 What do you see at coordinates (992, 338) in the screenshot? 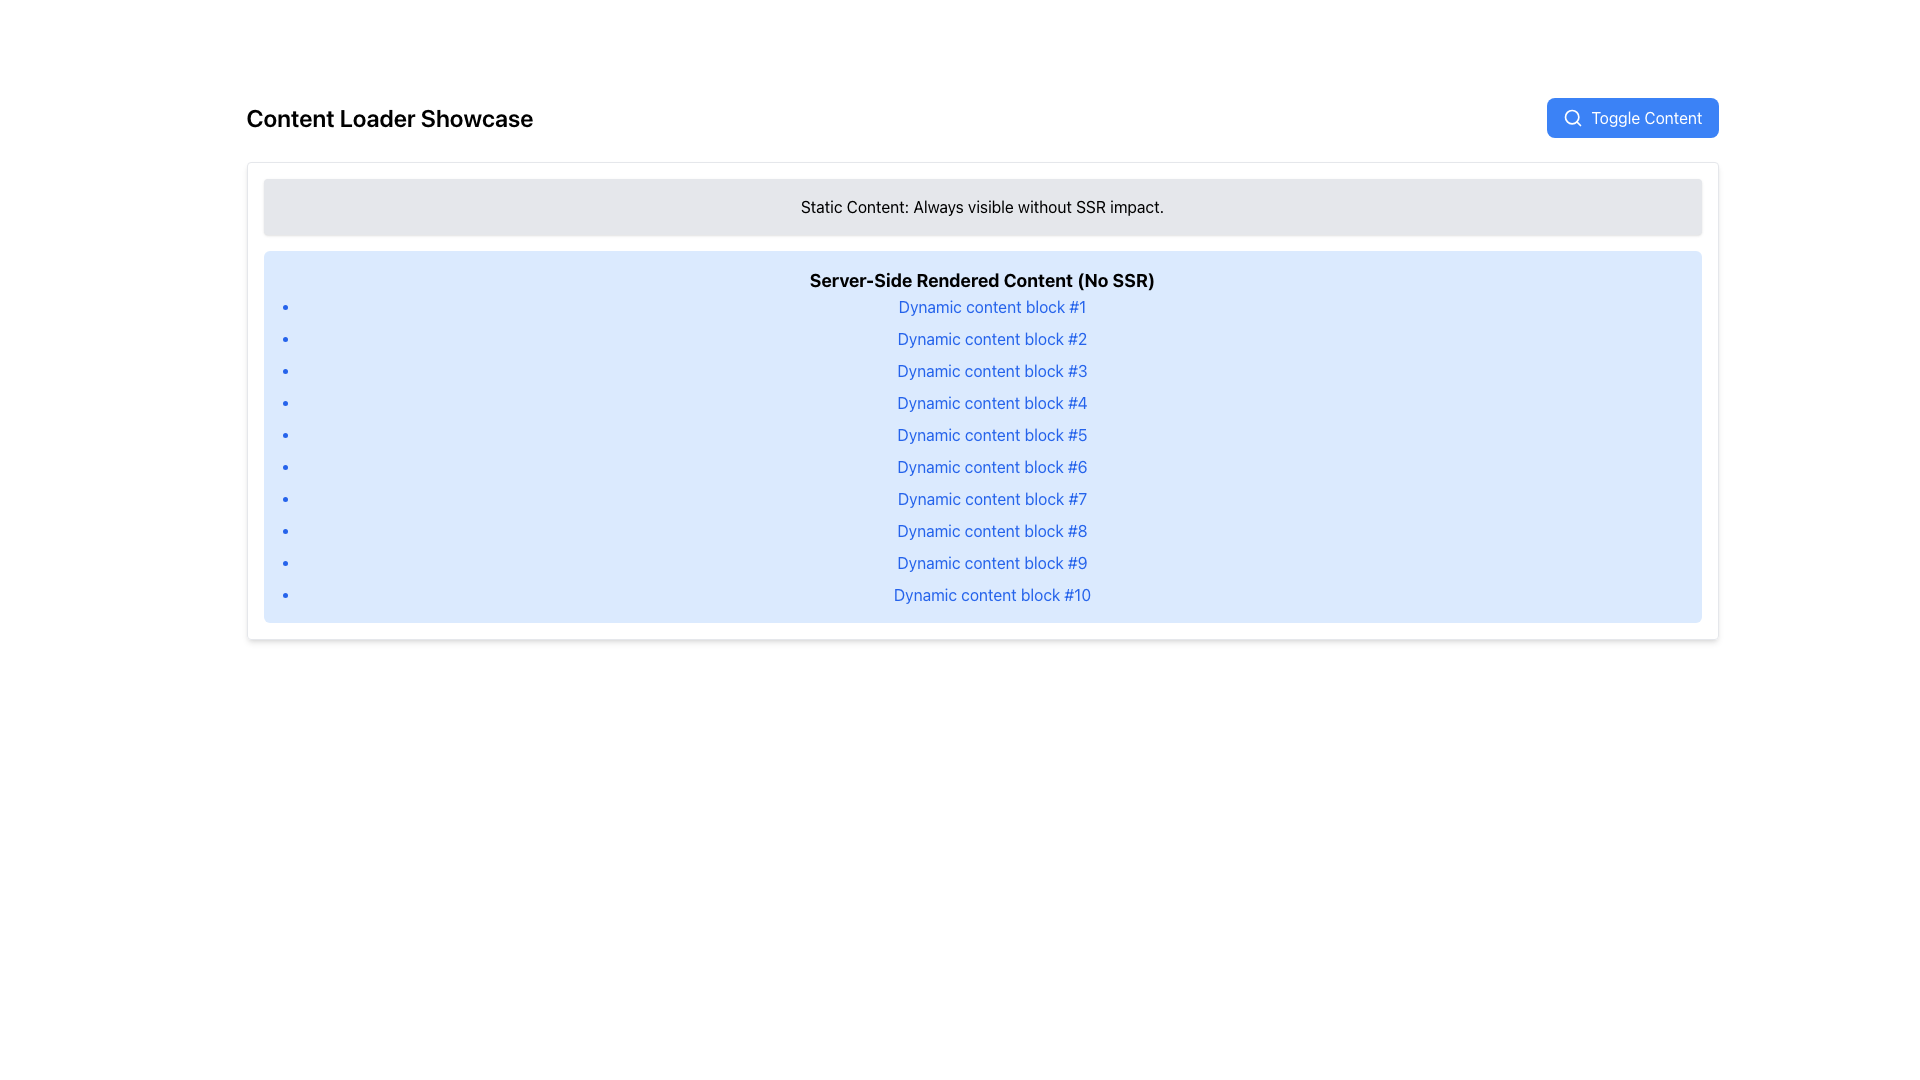
I see `the second text label in a list of content blocks that describes the corresponding block between 'Dynamic content block #1' and 'Dynamic content block #3'` at bounding box center [992, 338].